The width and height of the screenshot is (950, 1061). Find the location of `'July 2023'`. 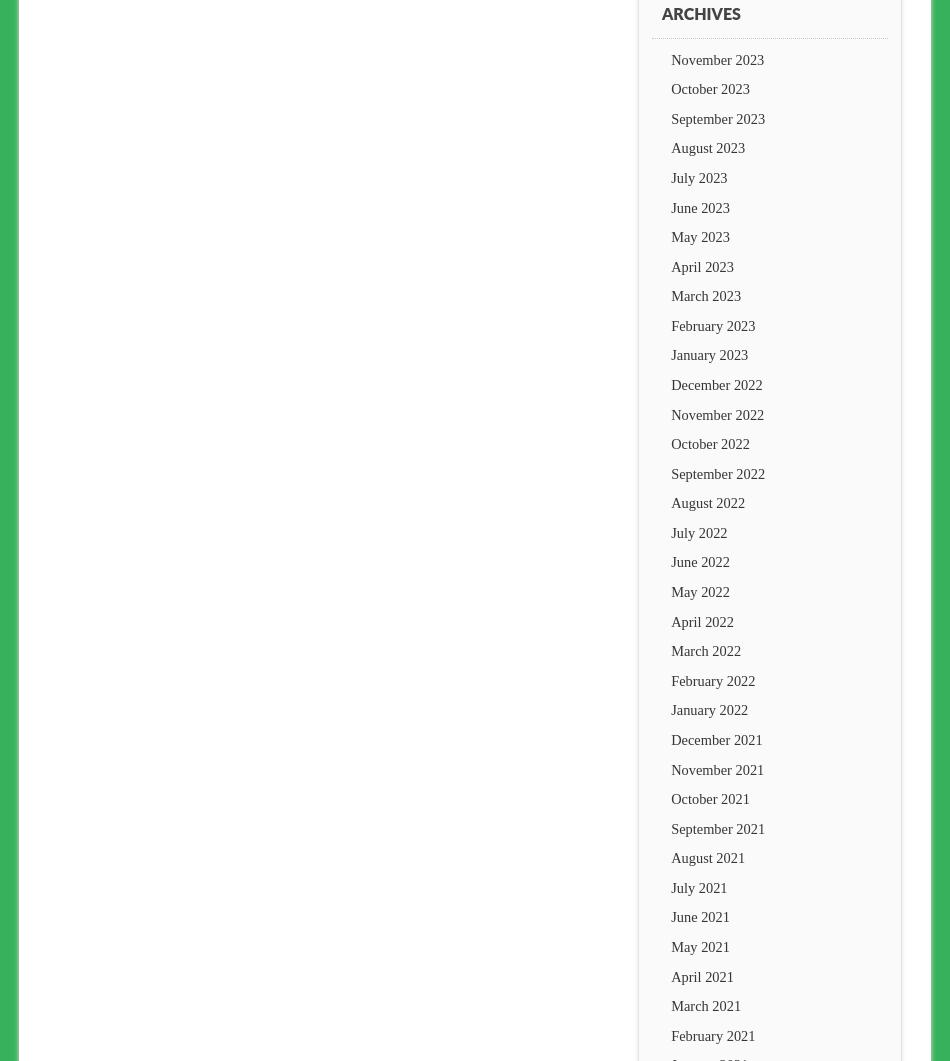

'July 2023' is located at coordinates (699, 176).